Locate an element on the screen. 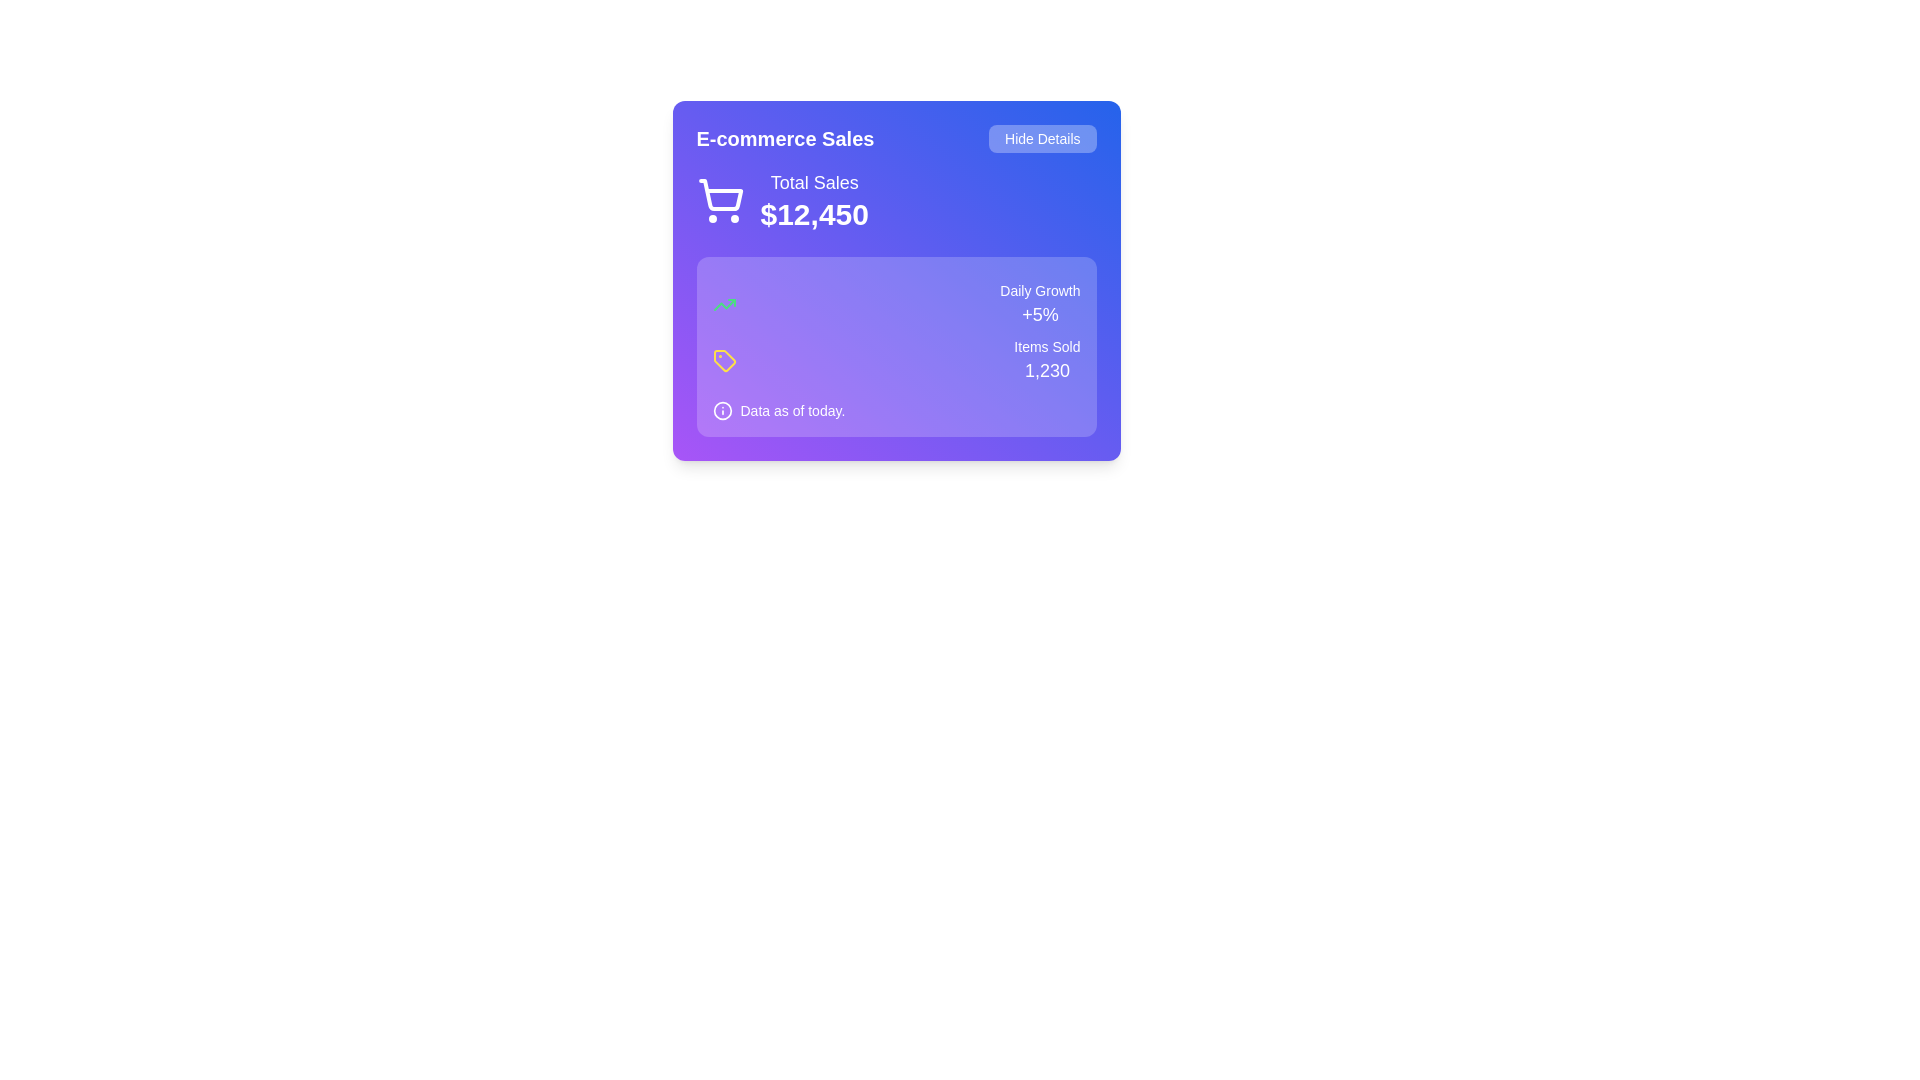 This screenshot has height=1080, width=1920. the 'trending up' indicator icon located within the blue card titled 'E-commerce Sales', which visually represents a positive trend above the text 'Daily Growth +5%' is located at coordinates (723, 304).